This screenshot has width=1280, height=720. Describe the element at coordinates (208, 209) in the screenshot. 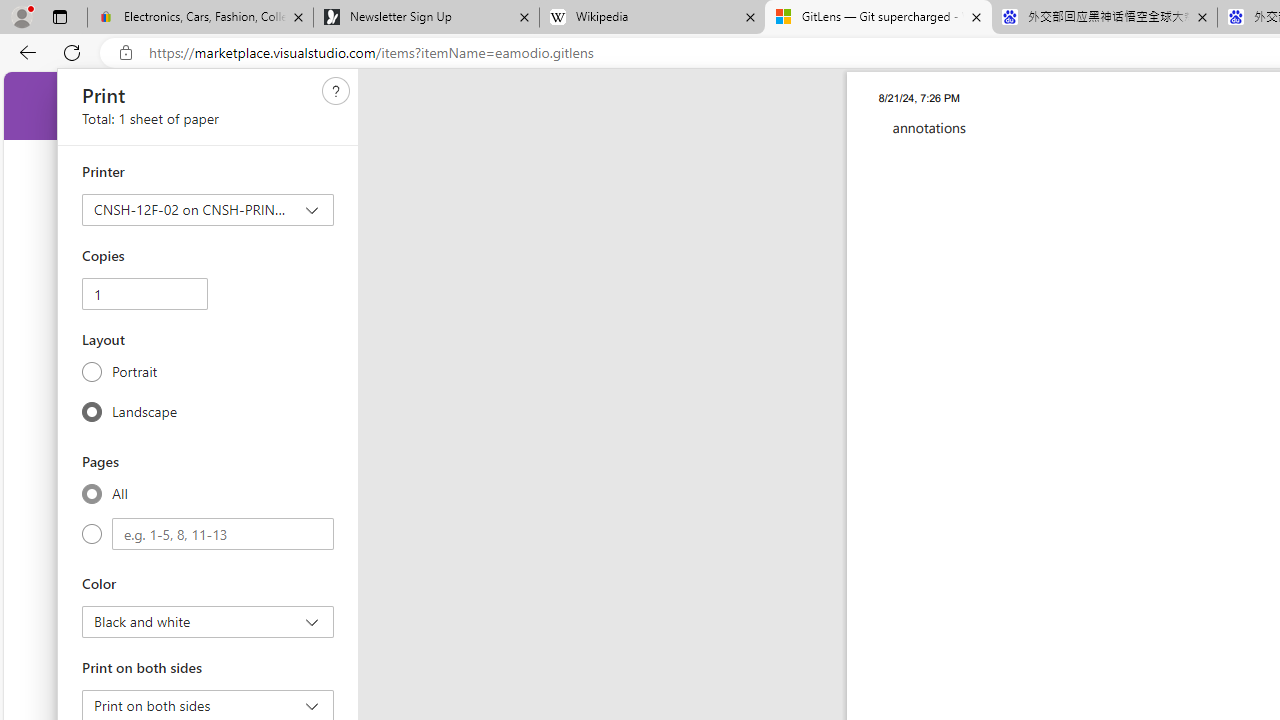

I see `'Printer CNSH-12F-02 on CNSH-PRINT-01'` at that location.